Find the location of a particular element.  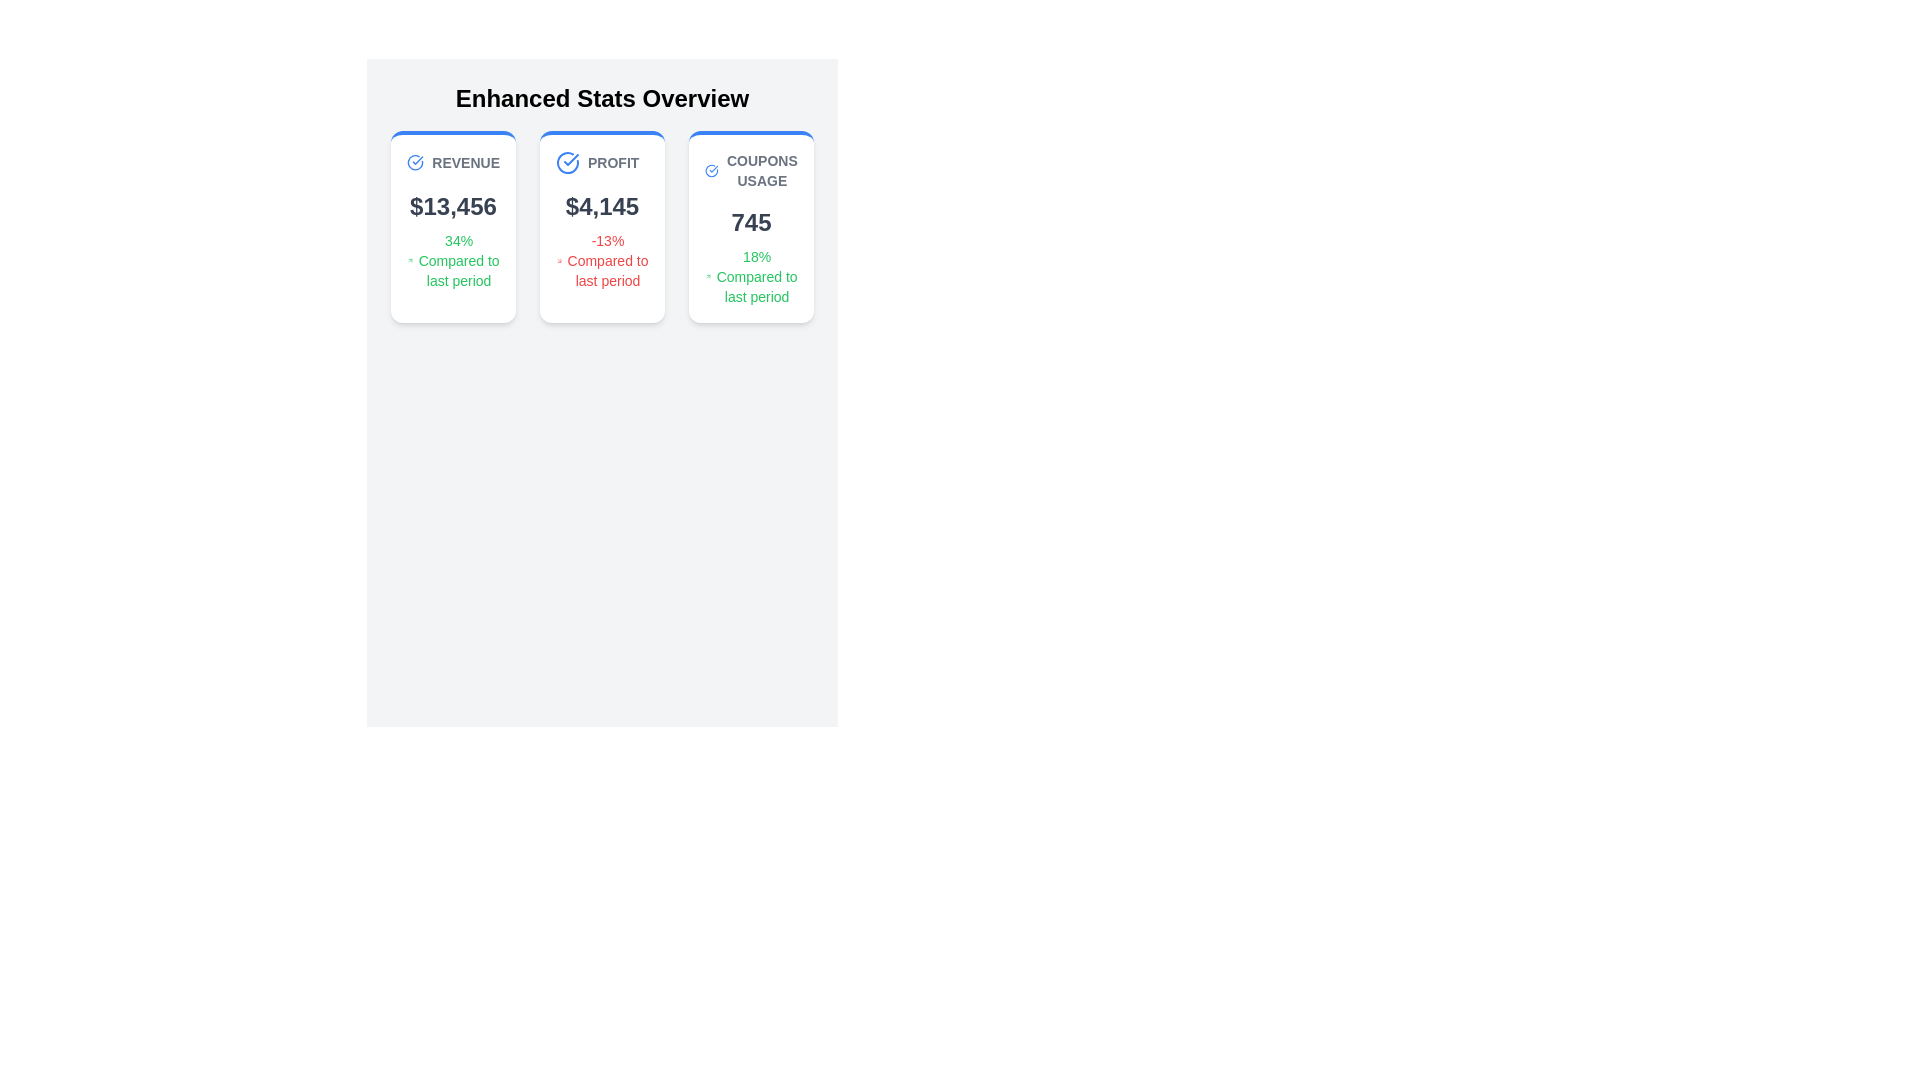

the icon is located at coordinates (601, 239).